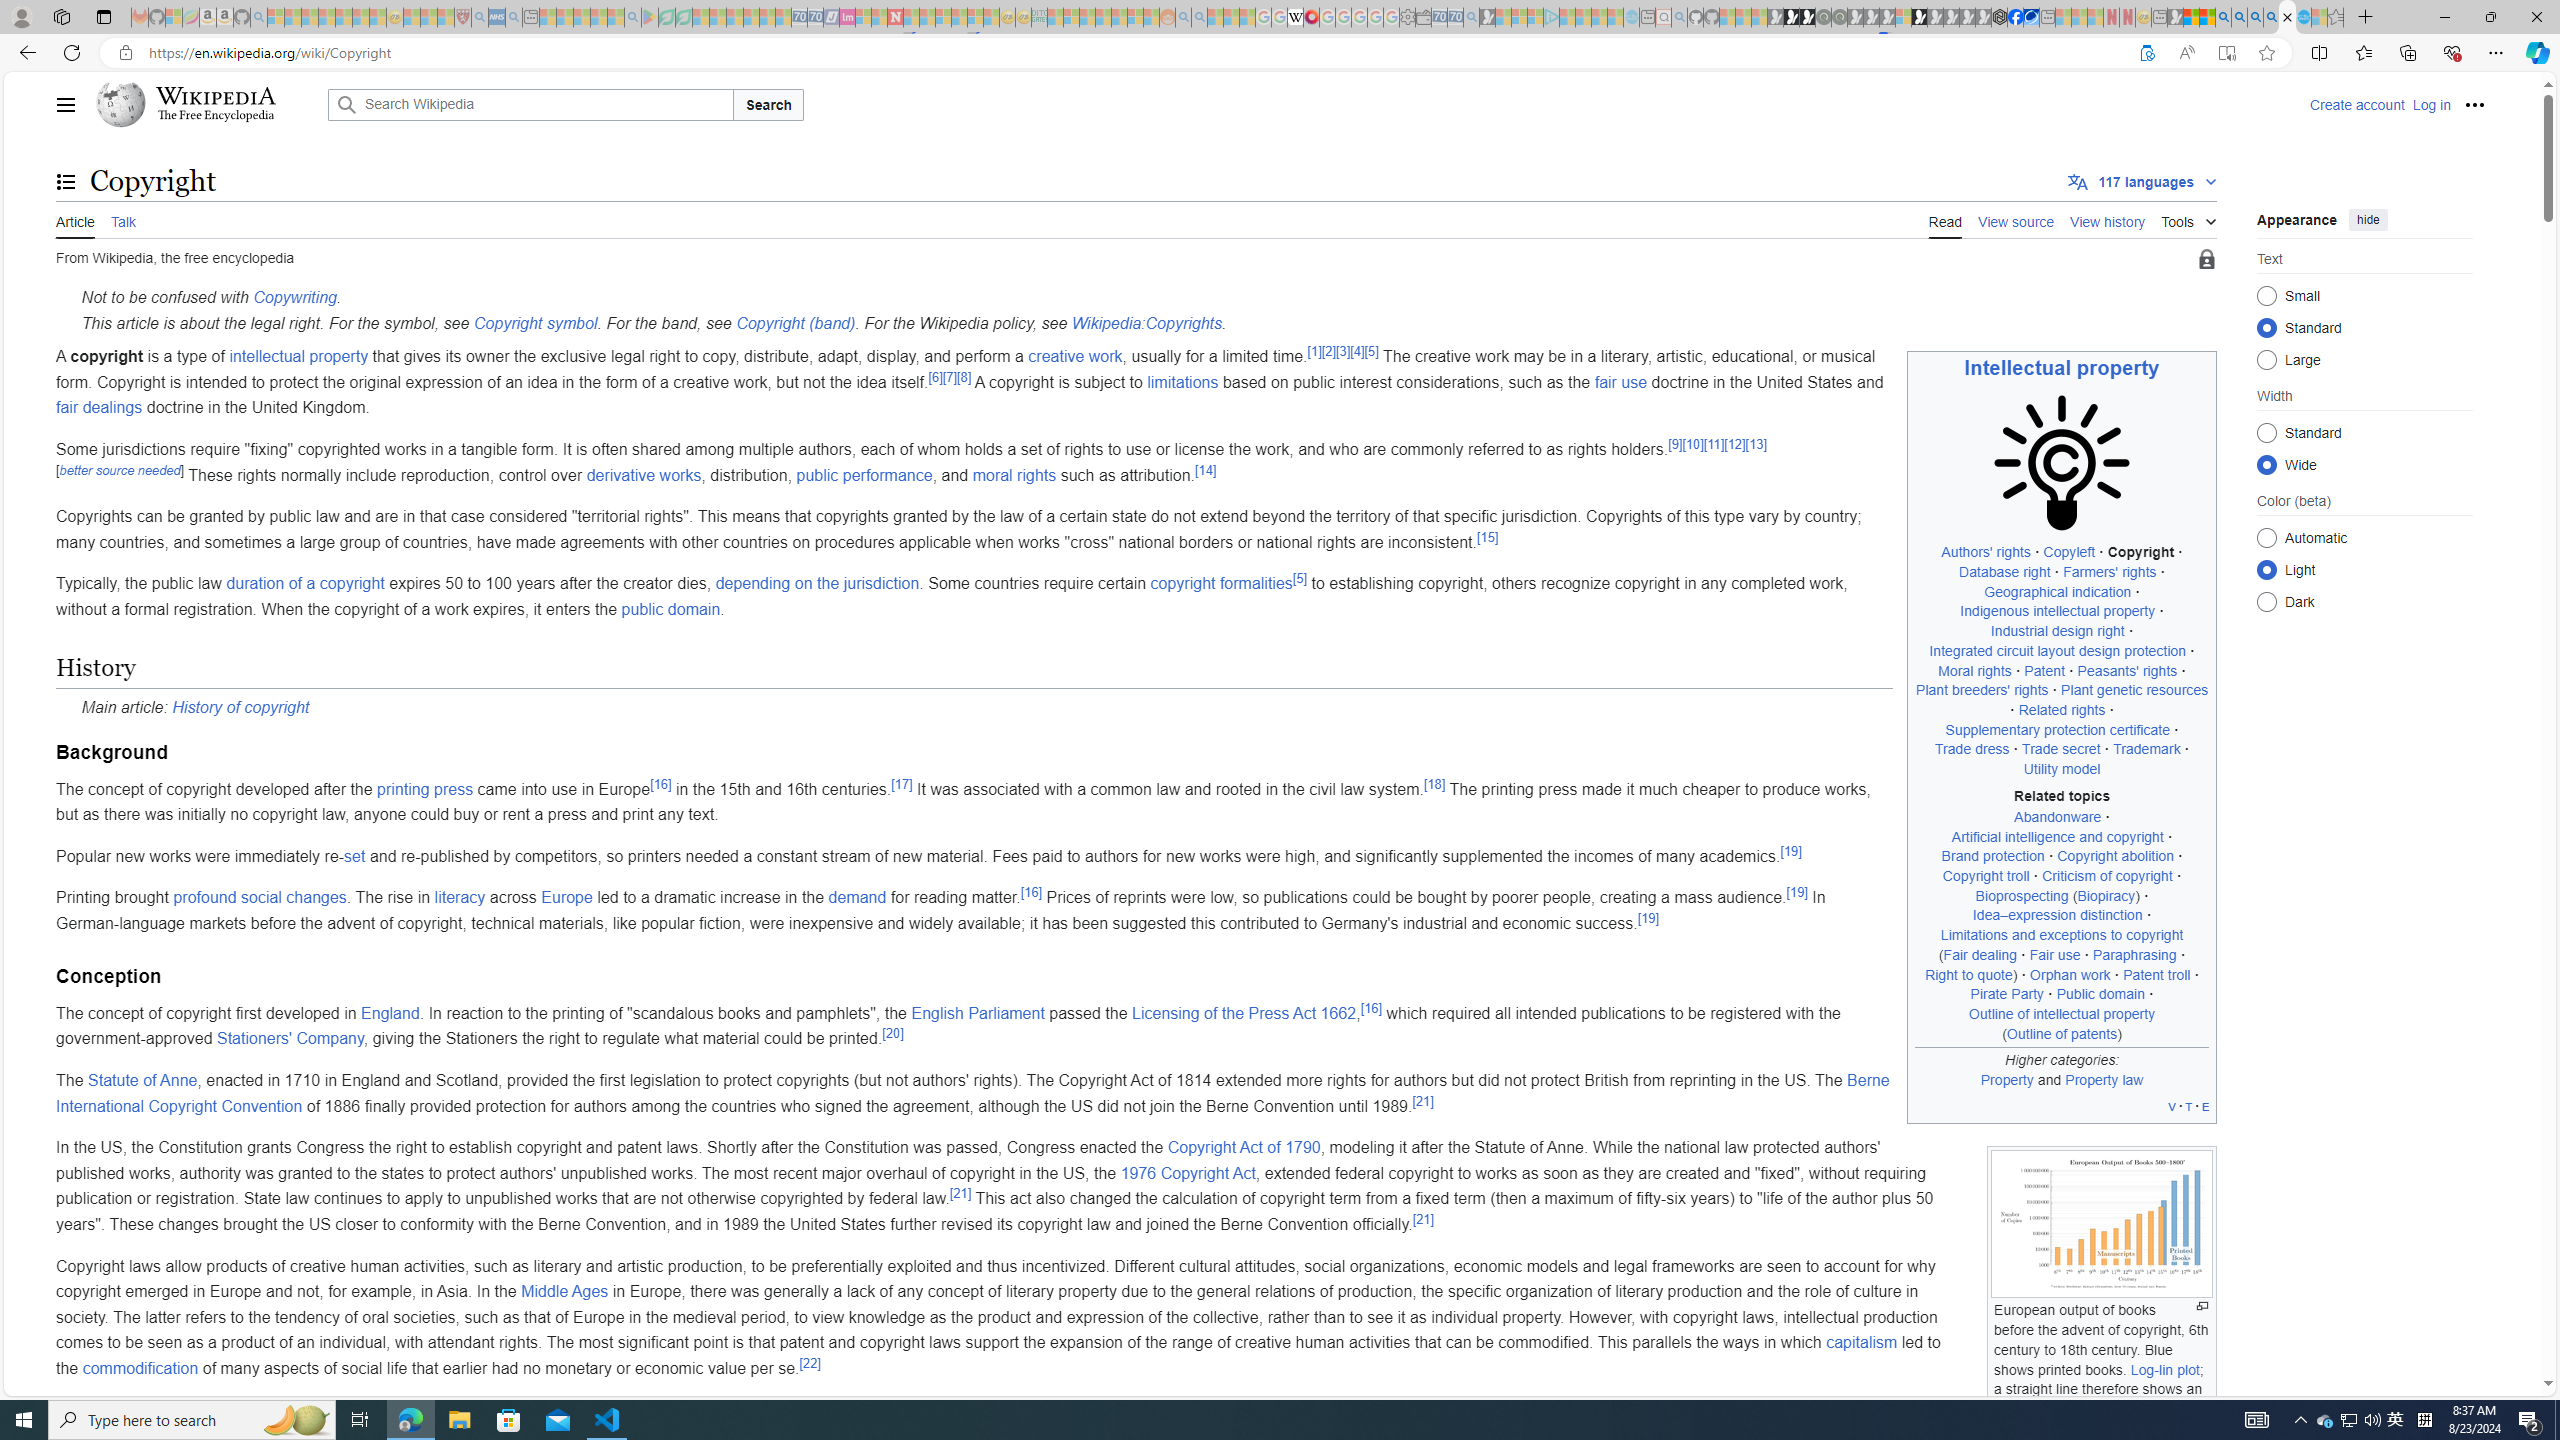 The height and width of the screenshot is (1440, 2560). Describe the element at coordinates (309, 16) in the screenshot. I see `'The Weather Channel - MSN - Sleeping'` at that location.